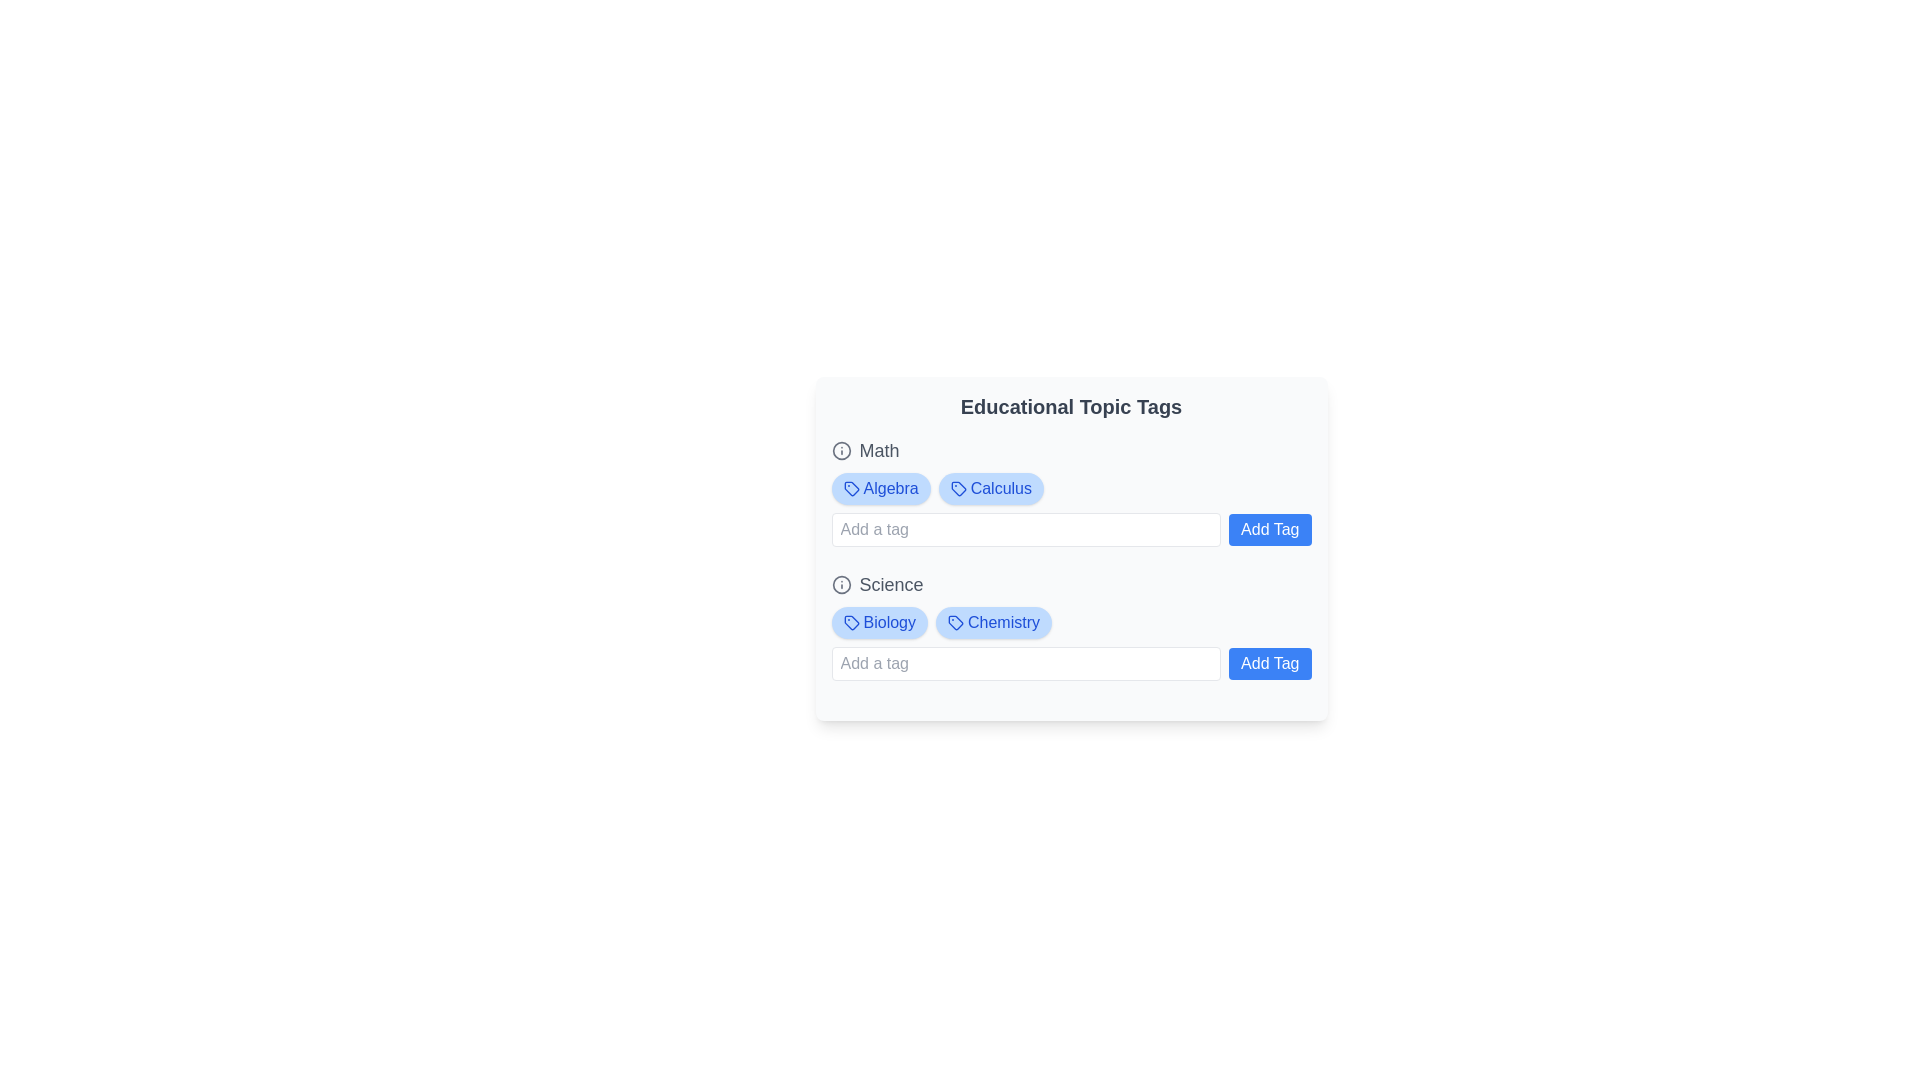  I want to click on the 'Calculus' label tag, which has a light blue background and blue text, located in the 'Math' section under 'Educational Topic Tags', so click(991, 489).